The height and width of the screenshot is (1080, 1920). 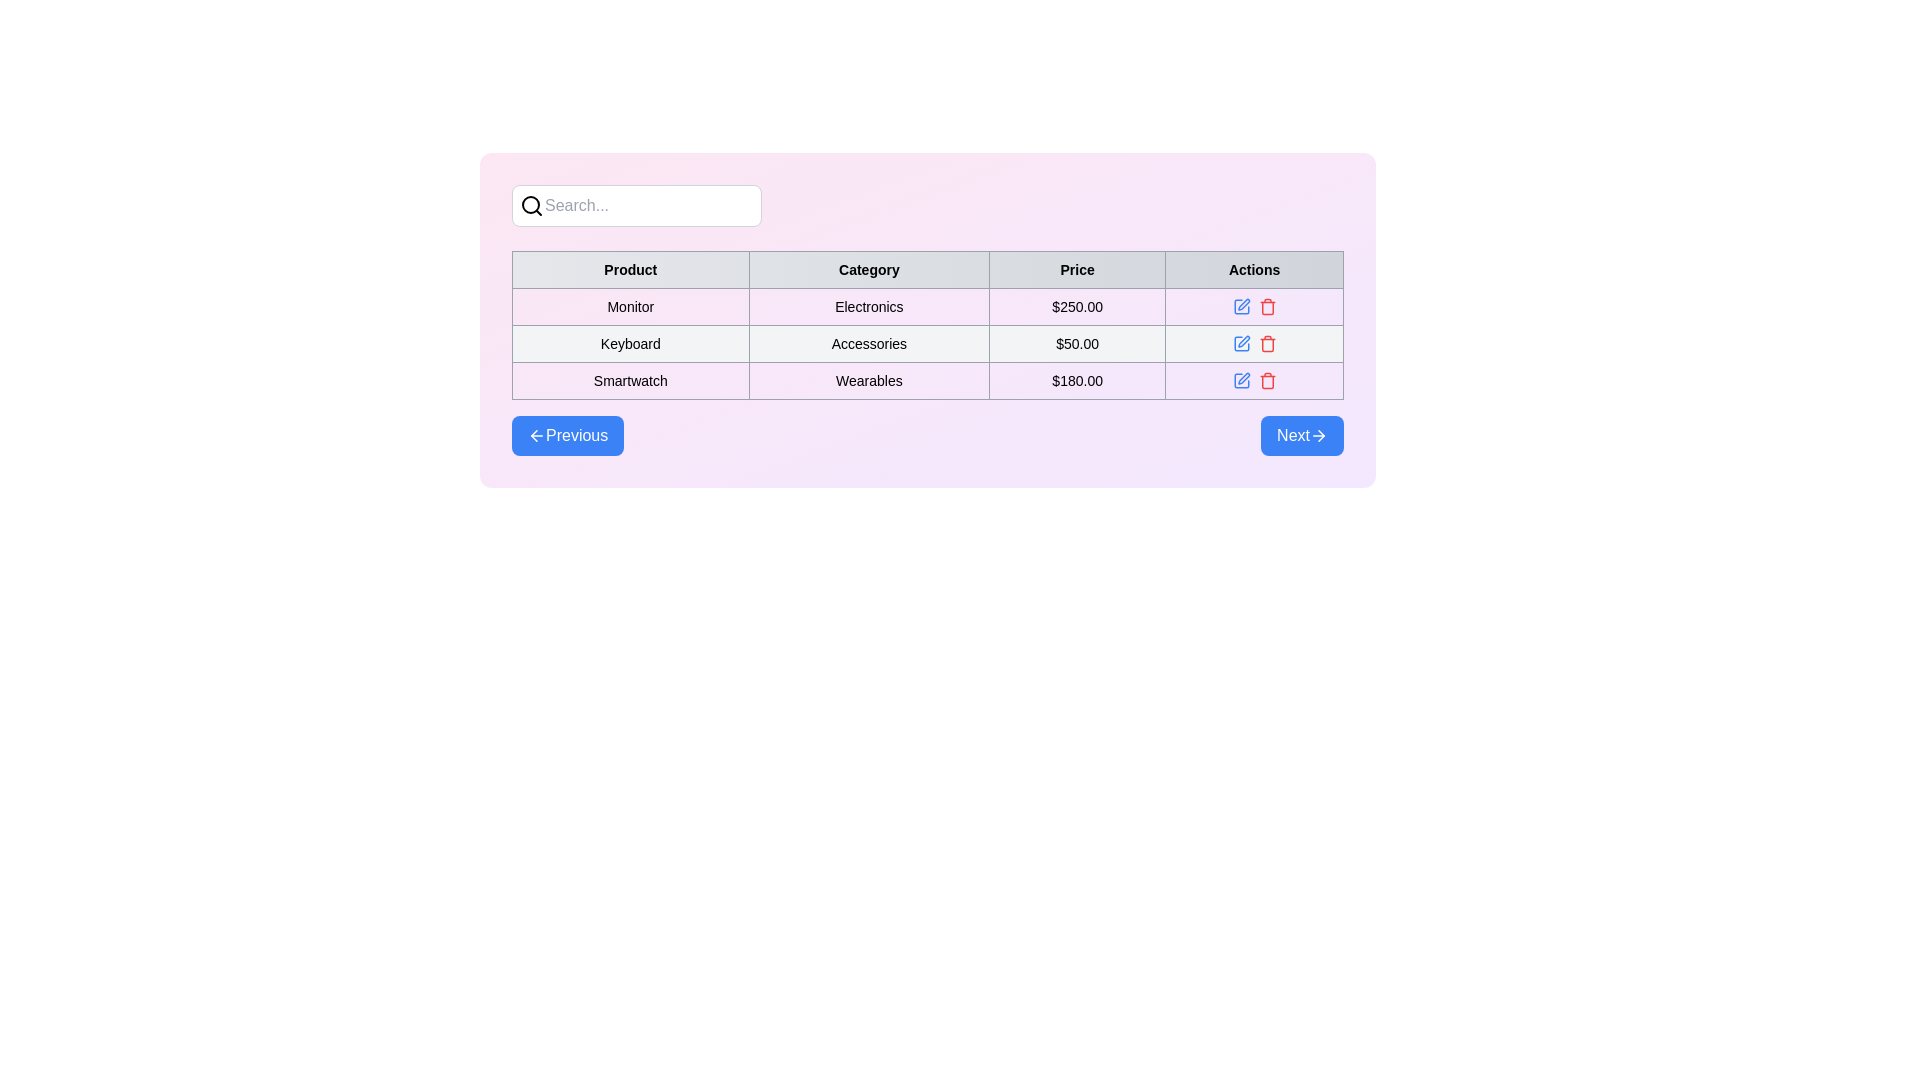 What do you see at coordinates (1240, 381) in the screenshot?
I see `the outline square icon button in the 'Actions' column of the table, located in the third row` at bounding box center [1240, 381].